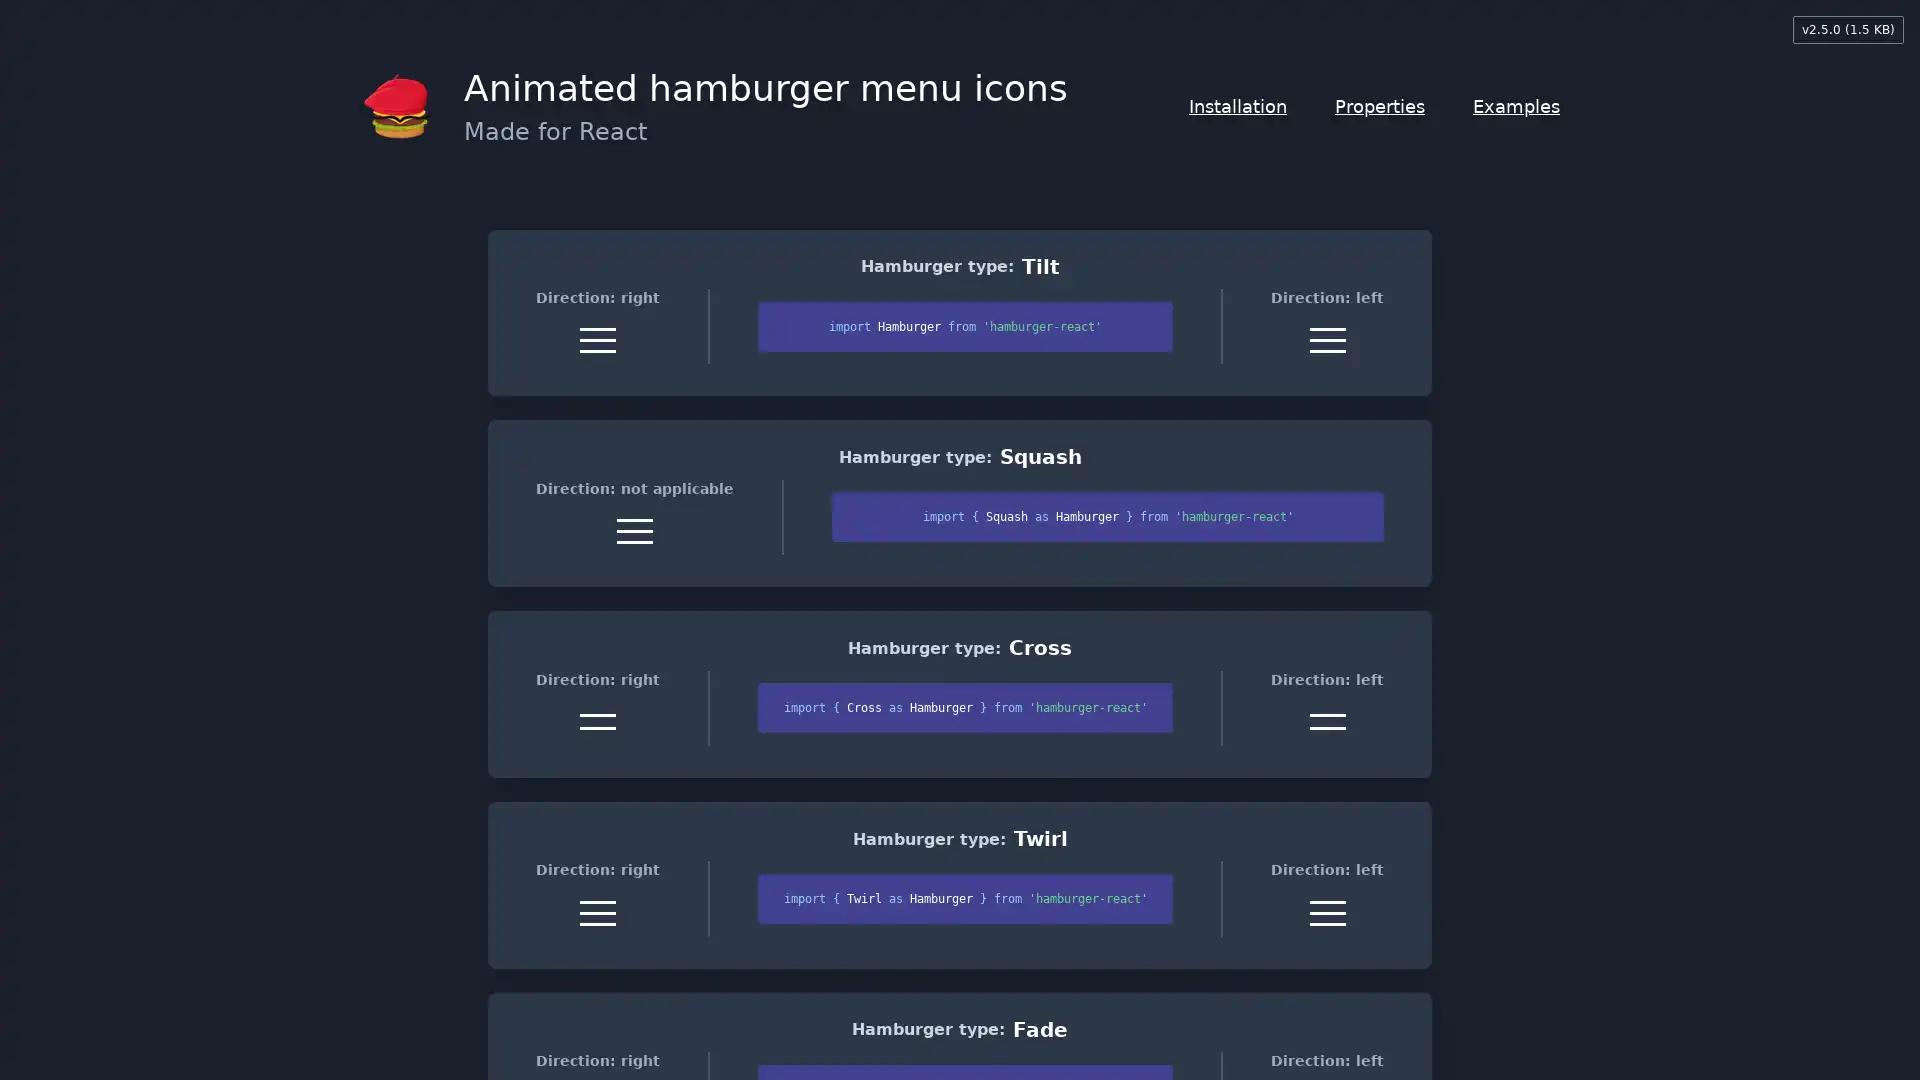  What do you see at coordinates (1516, 106) in the screenshot?
I see `Examples` at bounding box center [1516, 106].